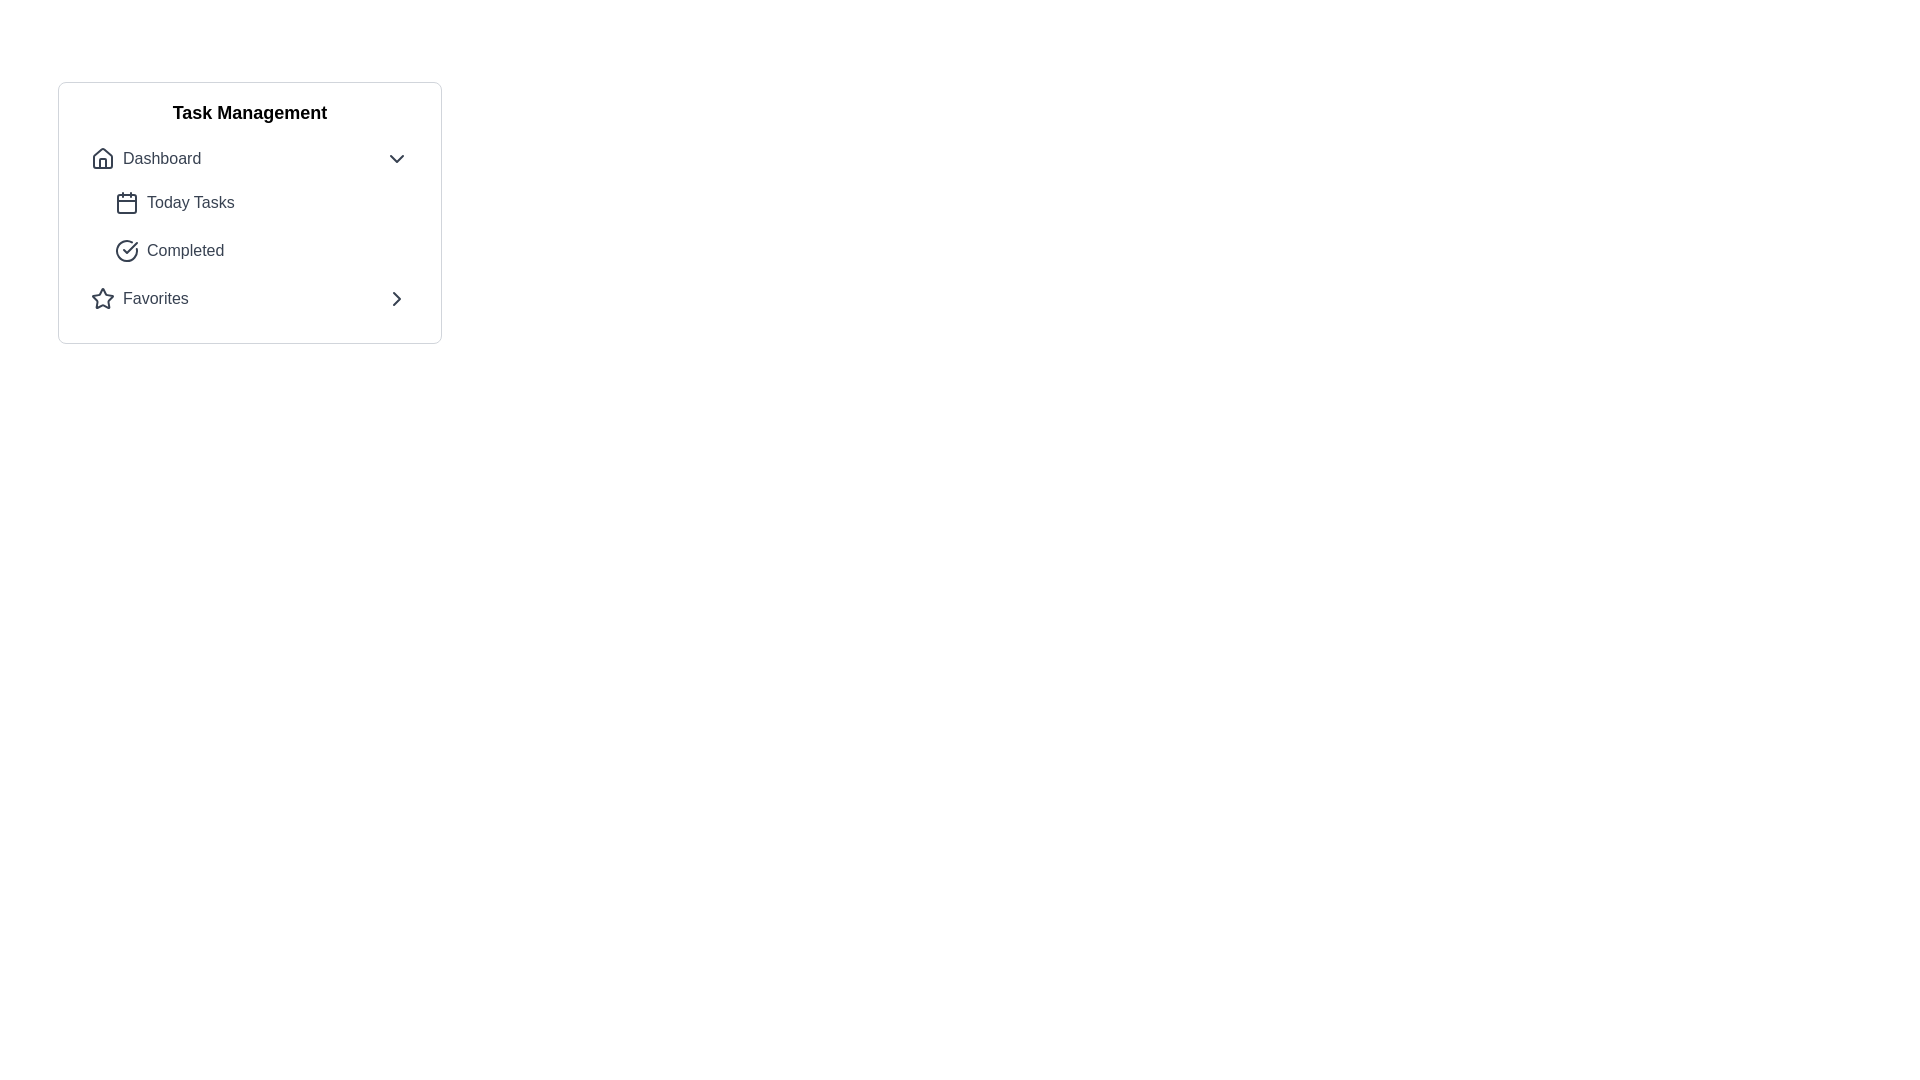 The image size is (1920, 1080). Describe the element at coordinates (129, 246) in the screenshot. I see `the graphical checkmark enclosed in a circle within the 'Completed' label in the menu` at that location.